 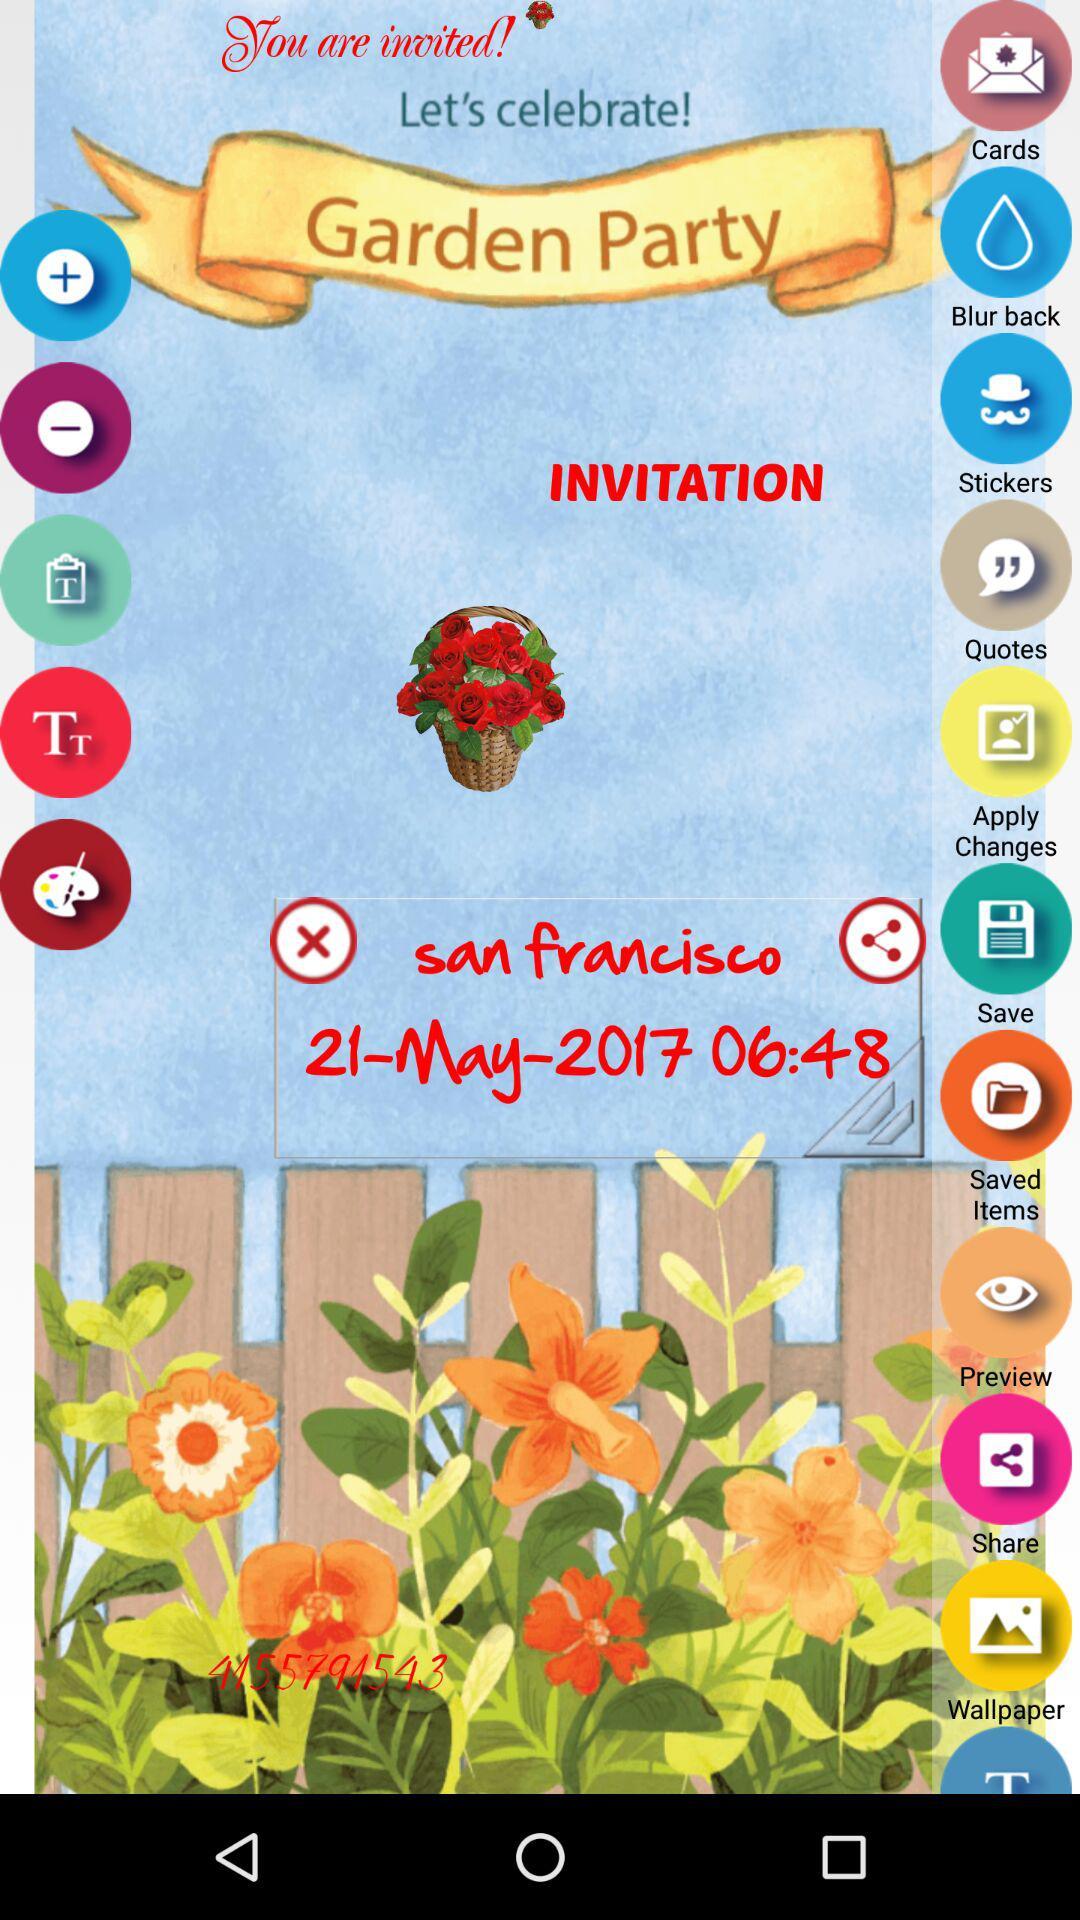 I want to click on the close icon, so click(x=313, y=1006).